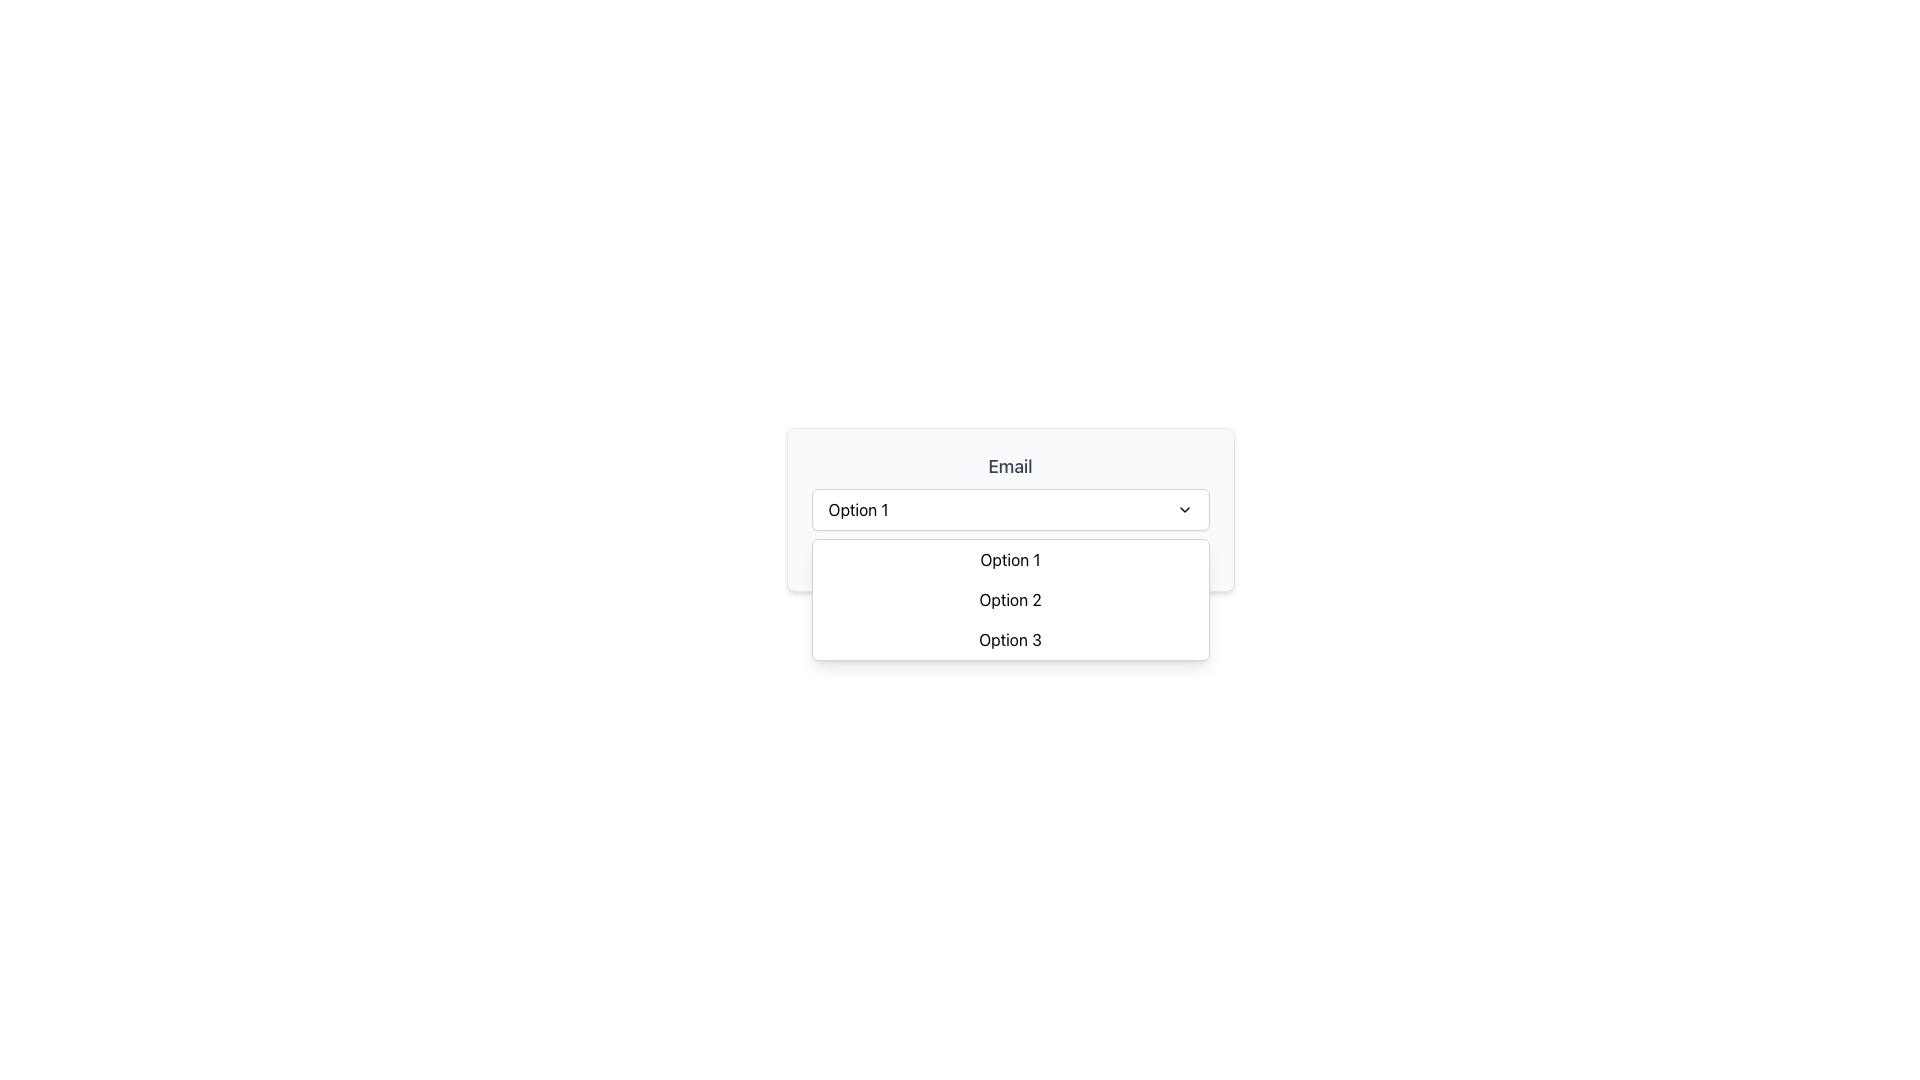 The height and width of the screenshot is (1080, 1920). Describe the element at coordinates (1010, 559) in the screenshot. I see `the first option 'Option 1' in the dropdown list located below the 'Email' input field` at that location.